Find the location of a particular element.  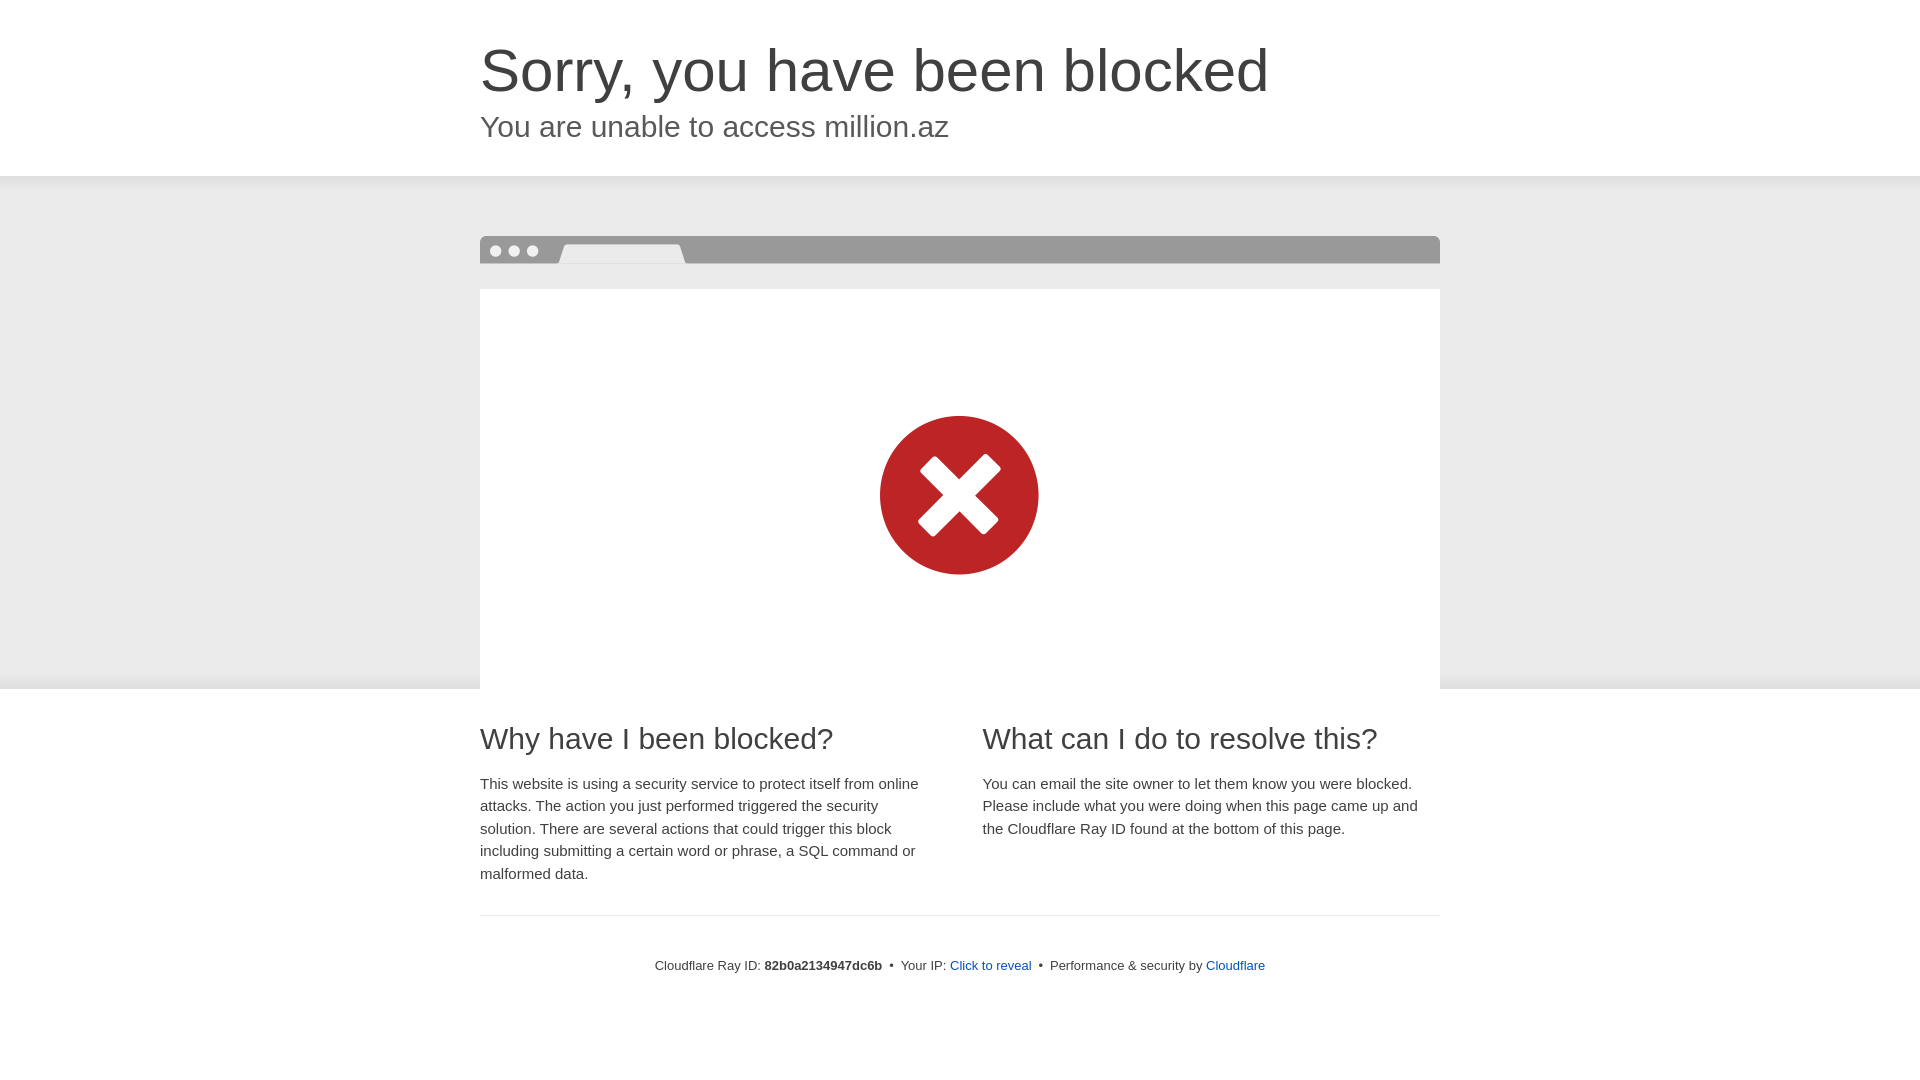

'Cloudflare' is located at coordinates (1234, 964).